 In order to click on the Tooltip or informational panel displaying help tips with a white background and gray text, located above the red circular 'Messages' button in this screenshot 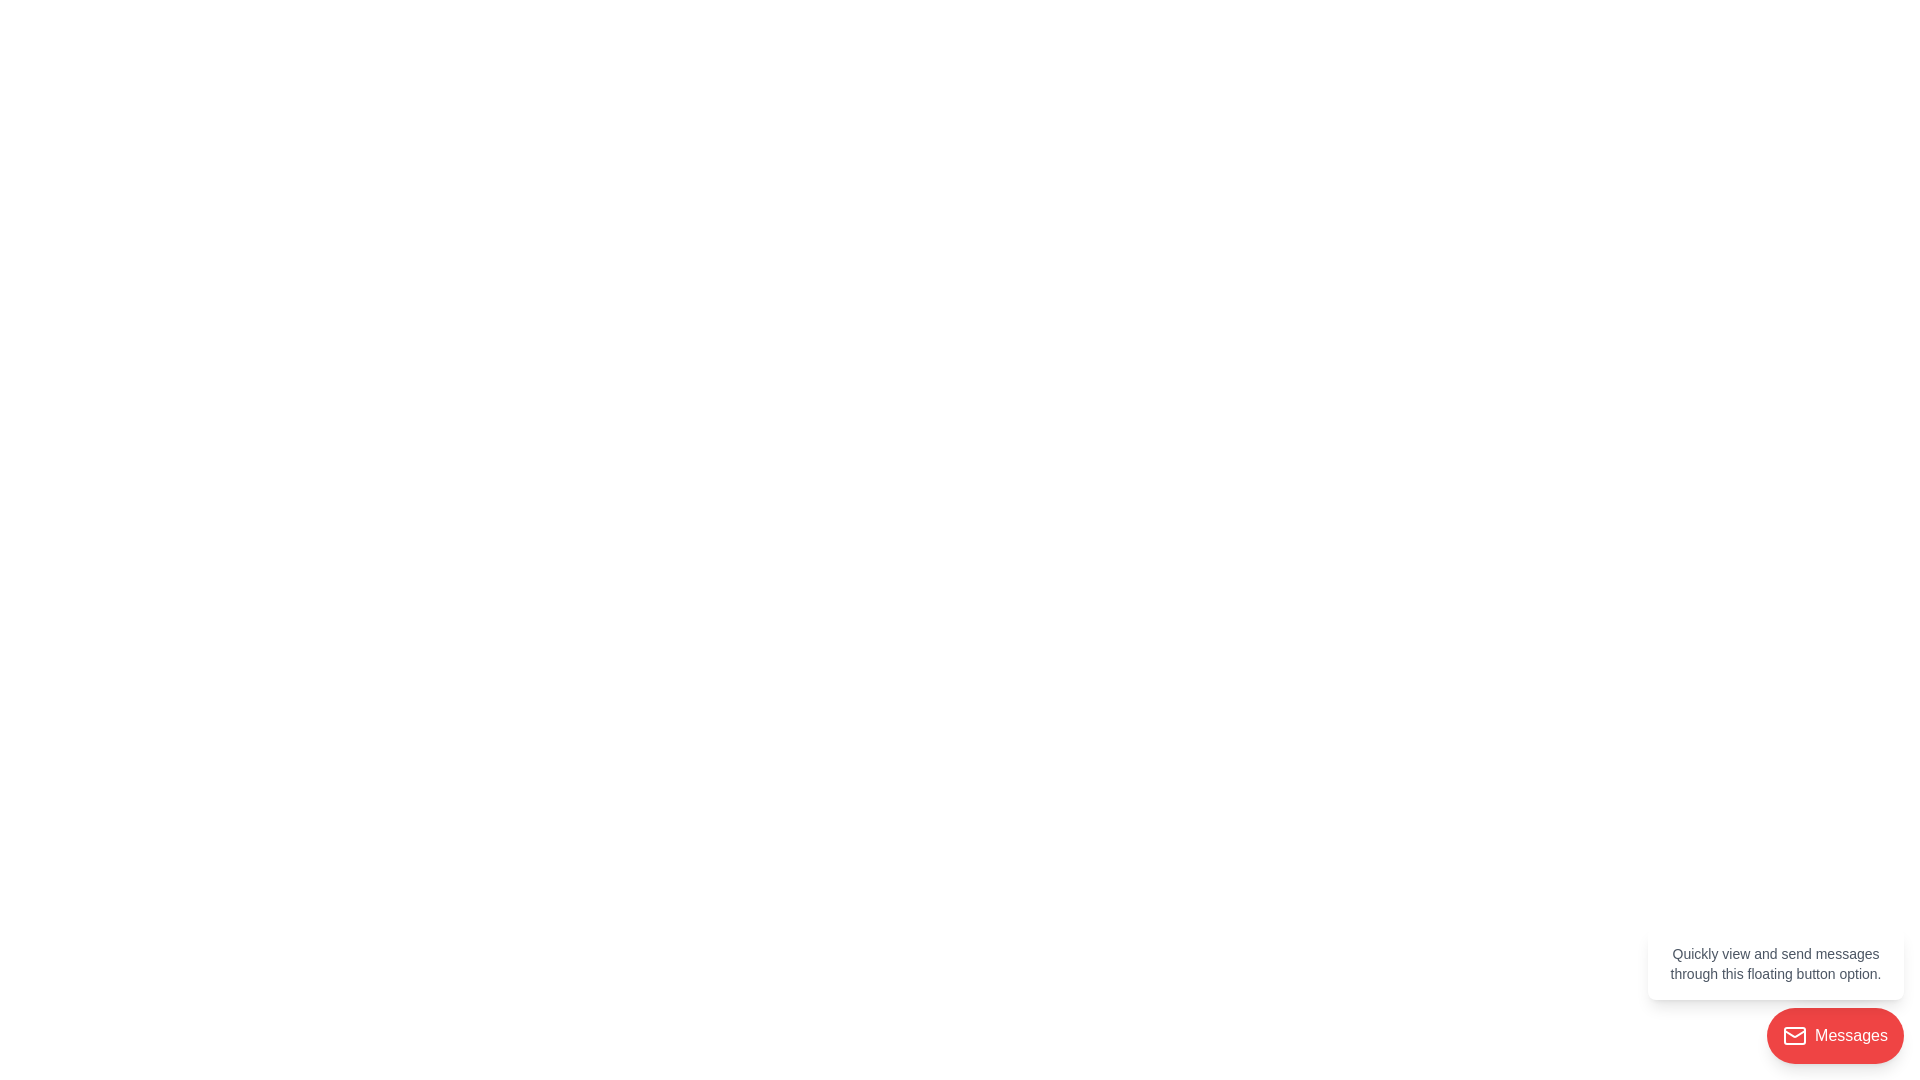, I will do `click(1776, 963)`.